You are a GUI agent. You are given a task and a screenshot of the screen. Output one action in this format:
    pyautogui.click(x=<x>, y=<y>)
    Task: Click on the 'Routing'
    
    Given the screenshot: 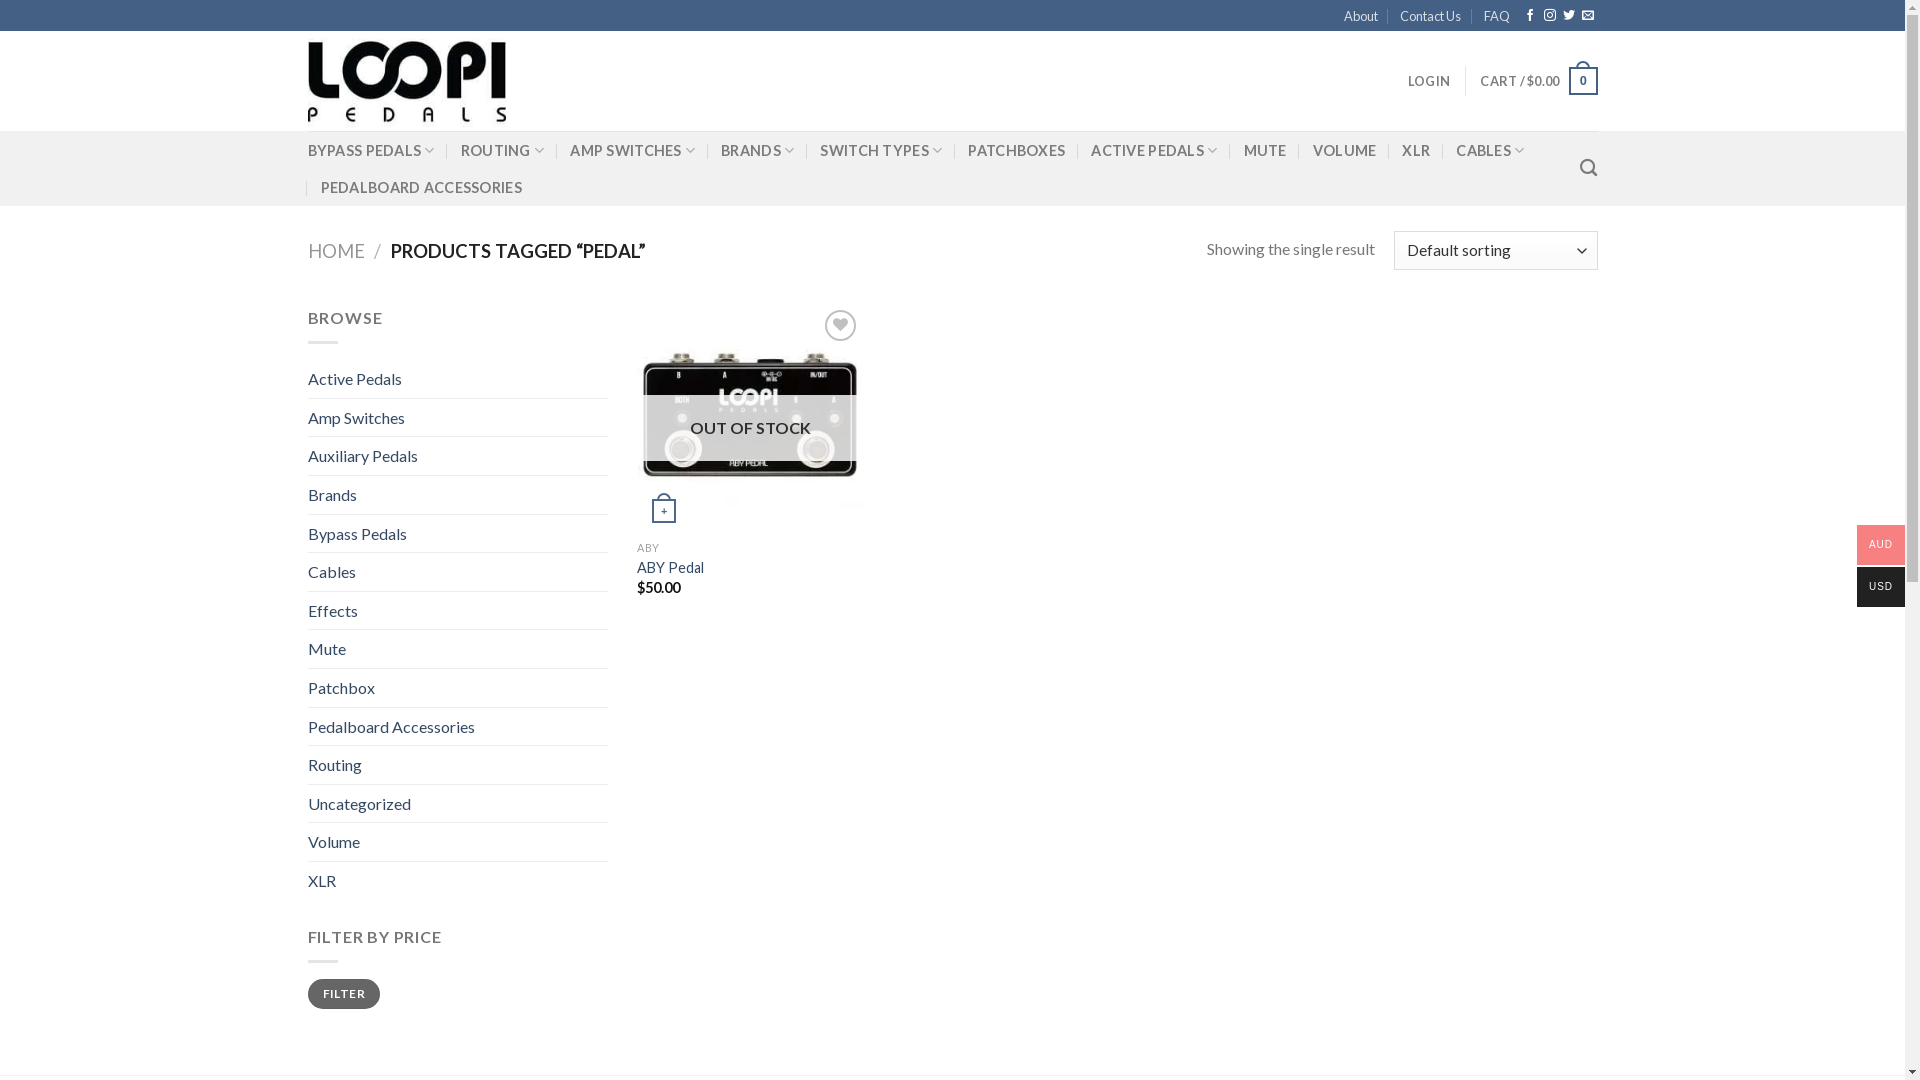 What is the action you would take?
    pyautogui.click(x=456, y=764)
    